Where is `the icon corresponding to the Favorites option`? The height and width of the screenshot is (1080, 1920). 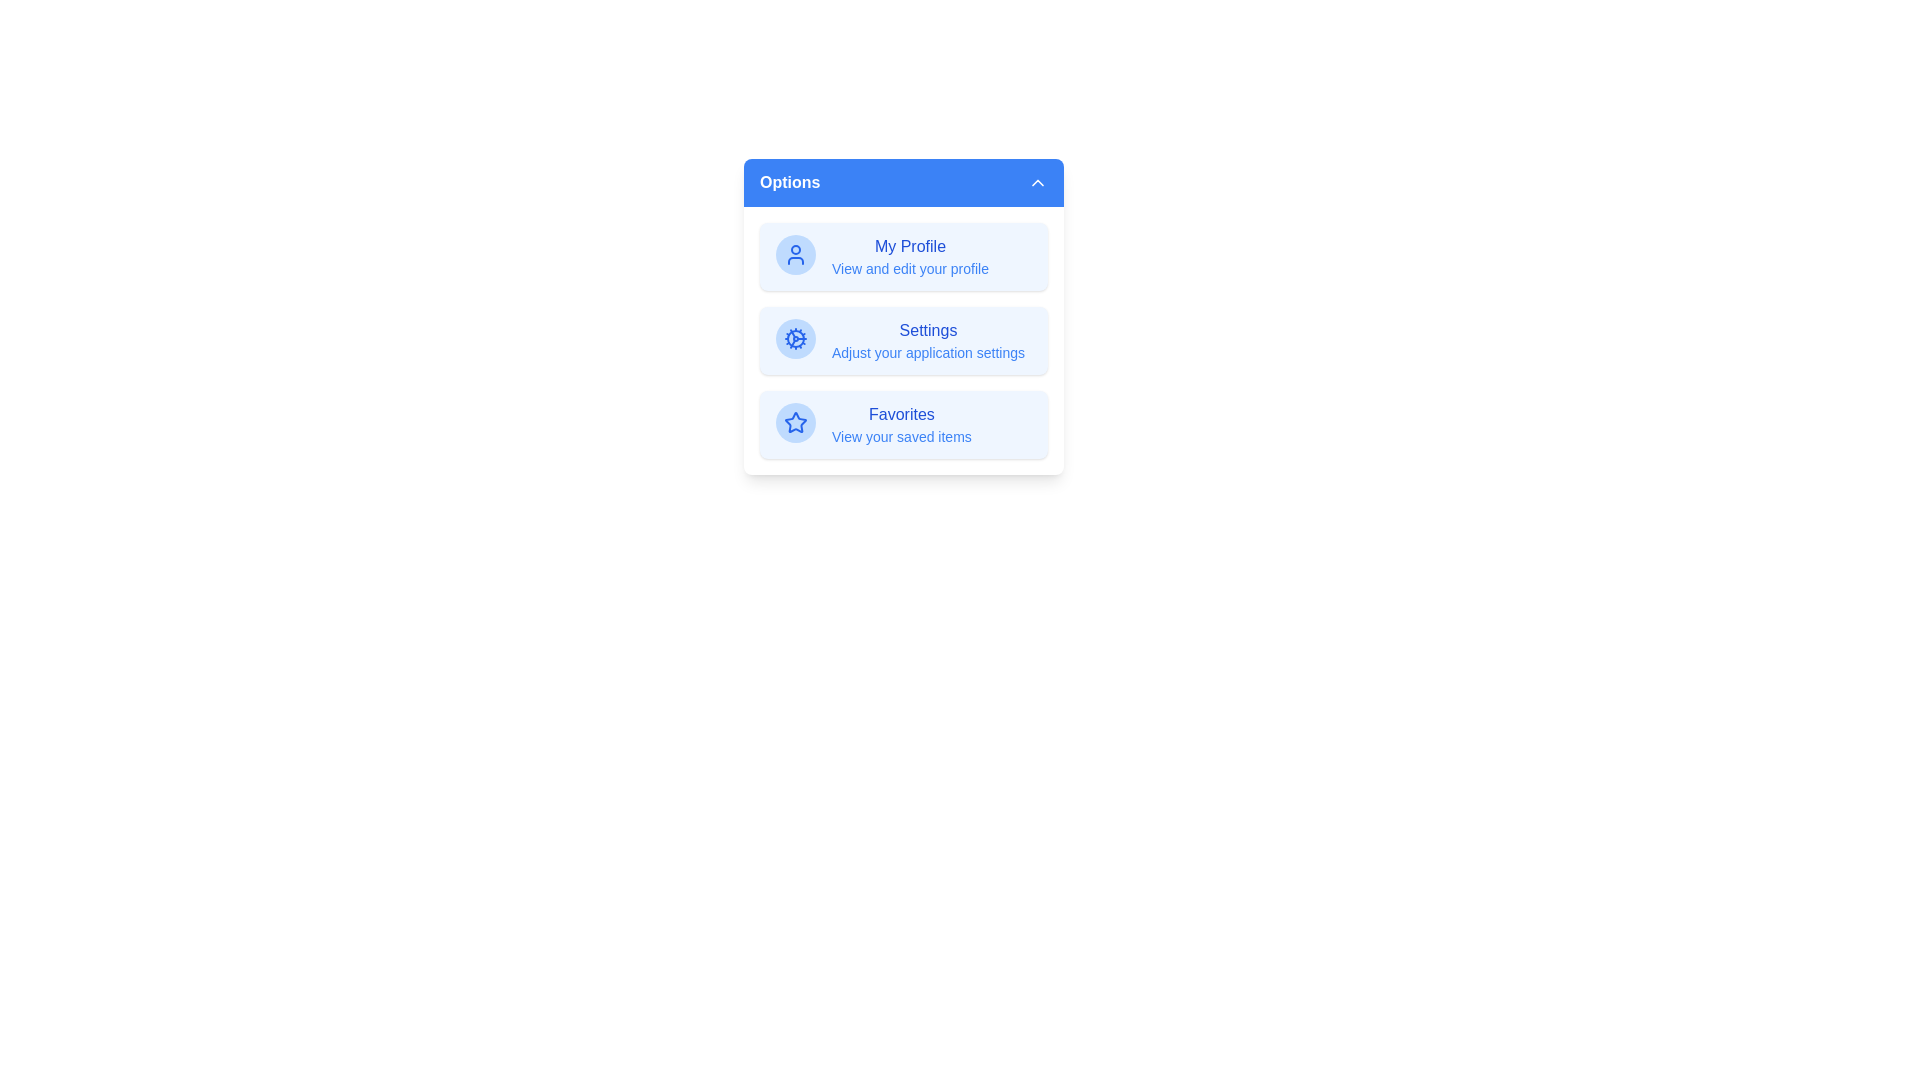
the icon corresponding to the Favorites option is located at coordinates (795, 422).